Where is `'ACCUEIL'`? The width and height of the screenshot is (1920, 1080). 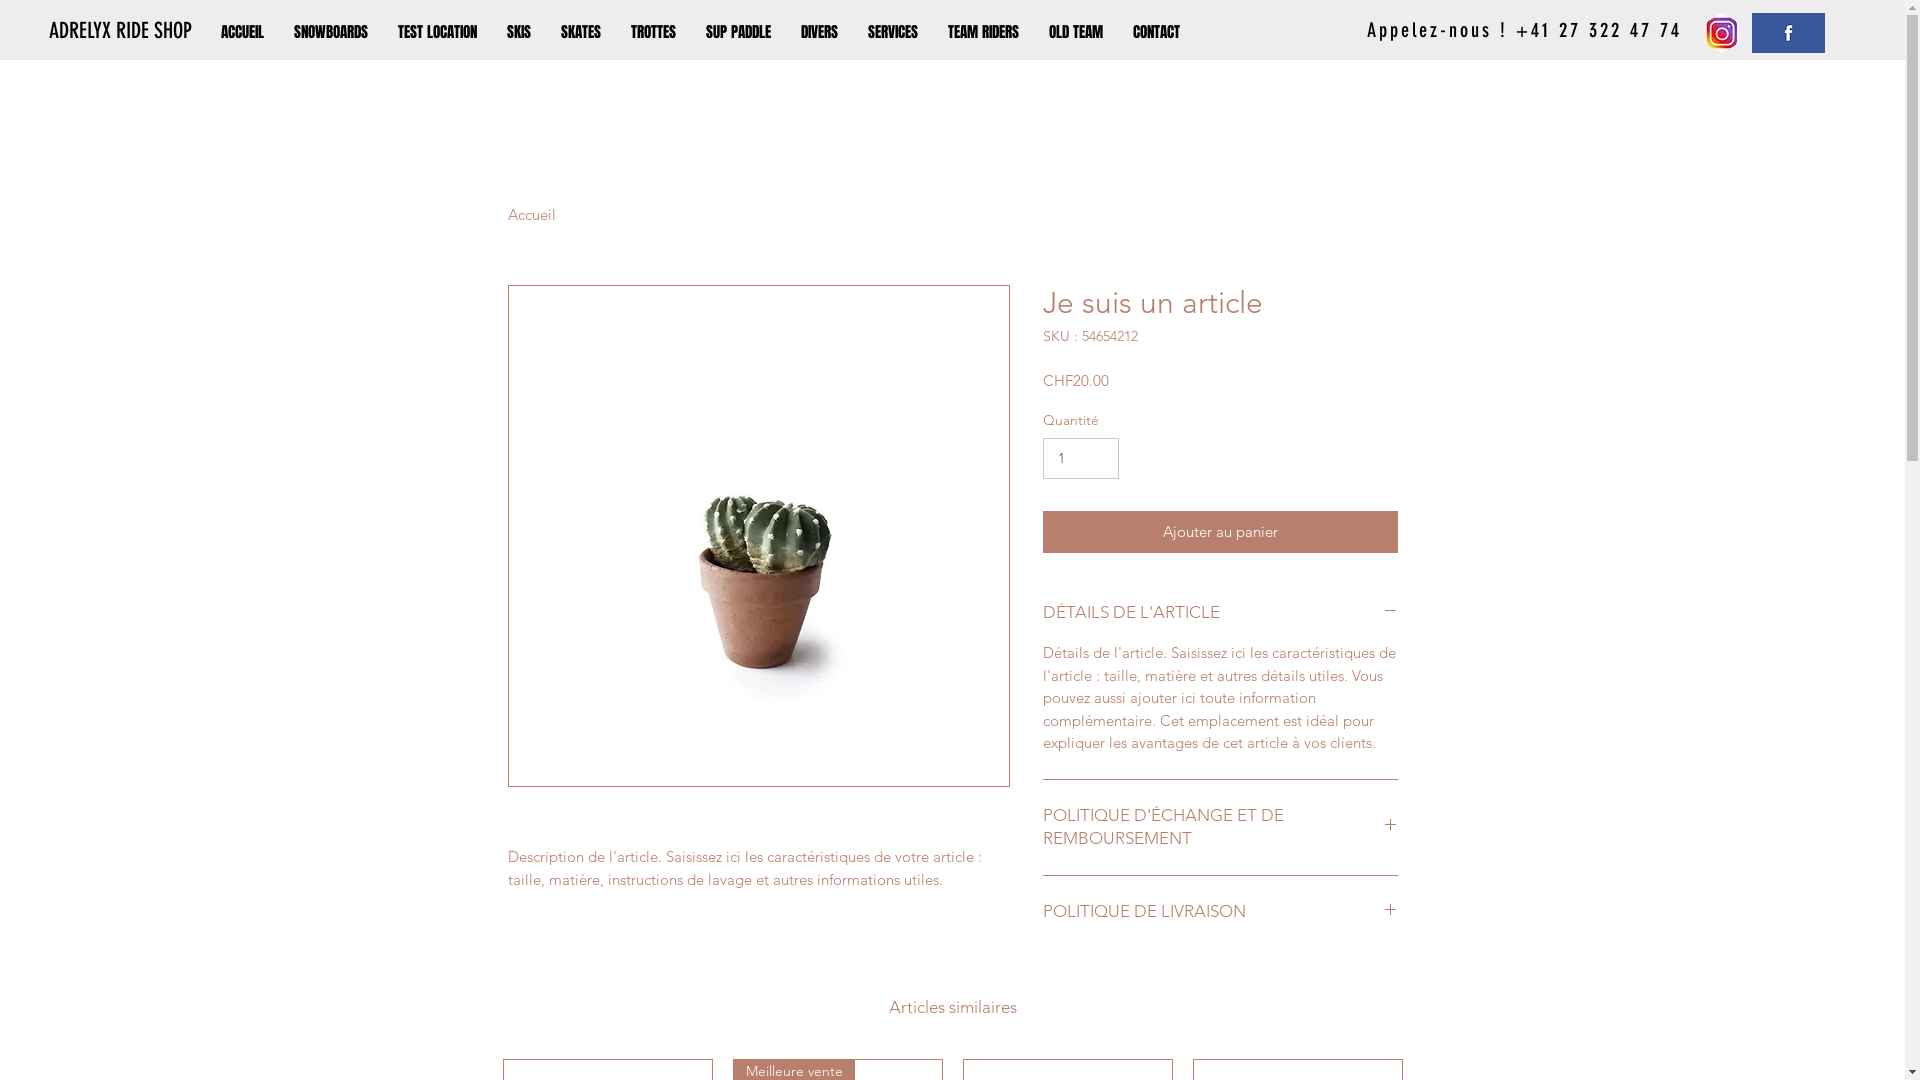
'ACCUEIL' is located at coordinates (241, 31).